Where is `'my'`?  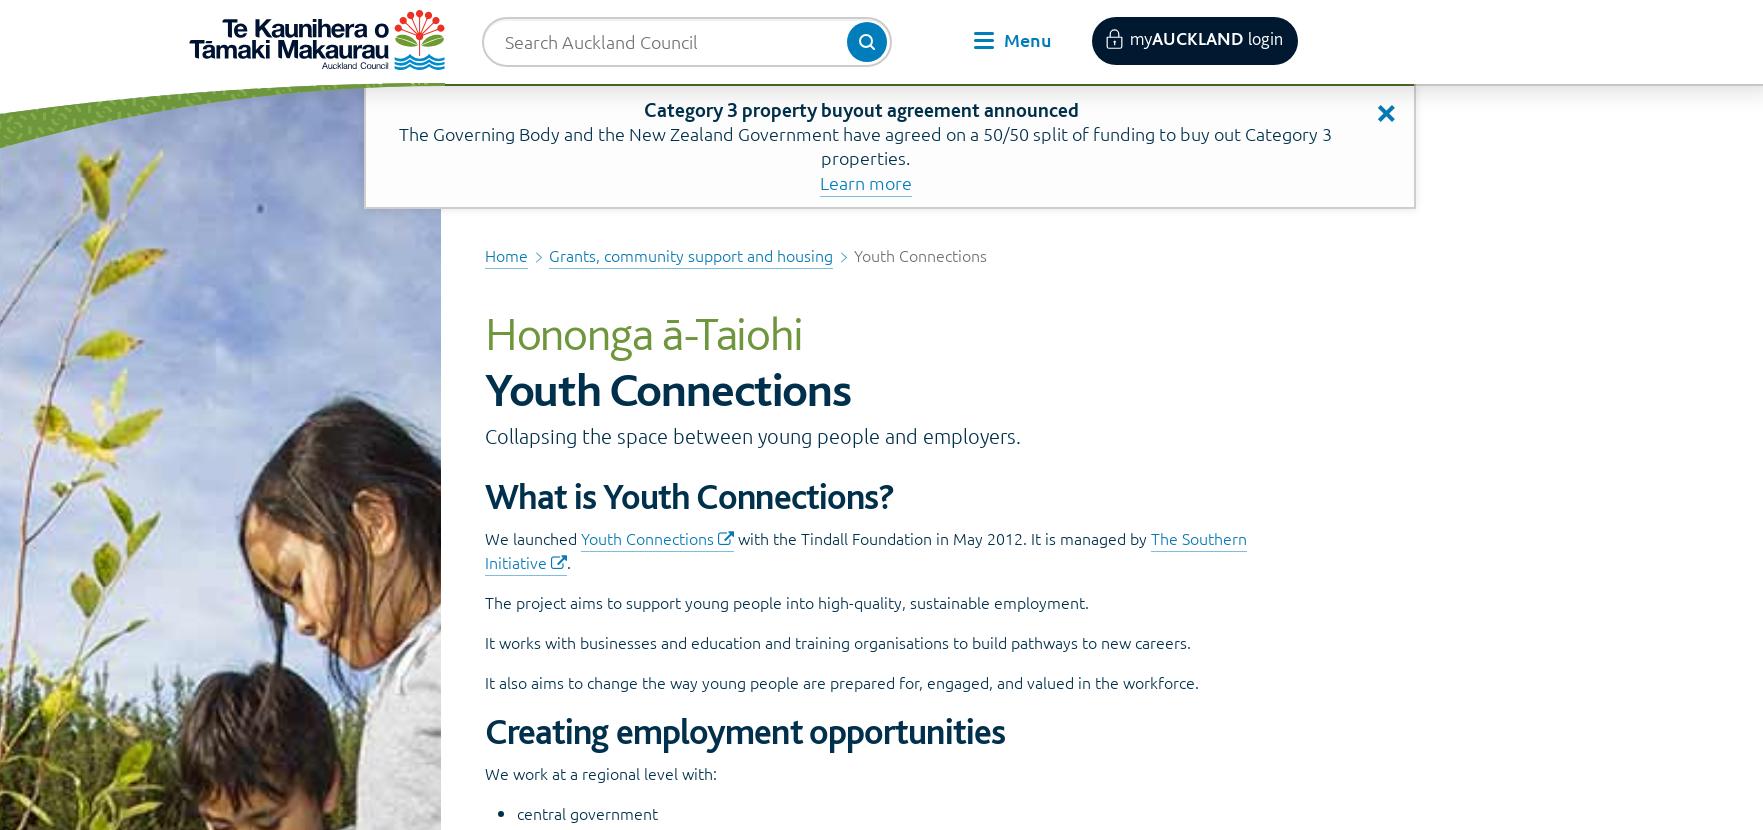
'my' is located at coordinates (1138, 37).